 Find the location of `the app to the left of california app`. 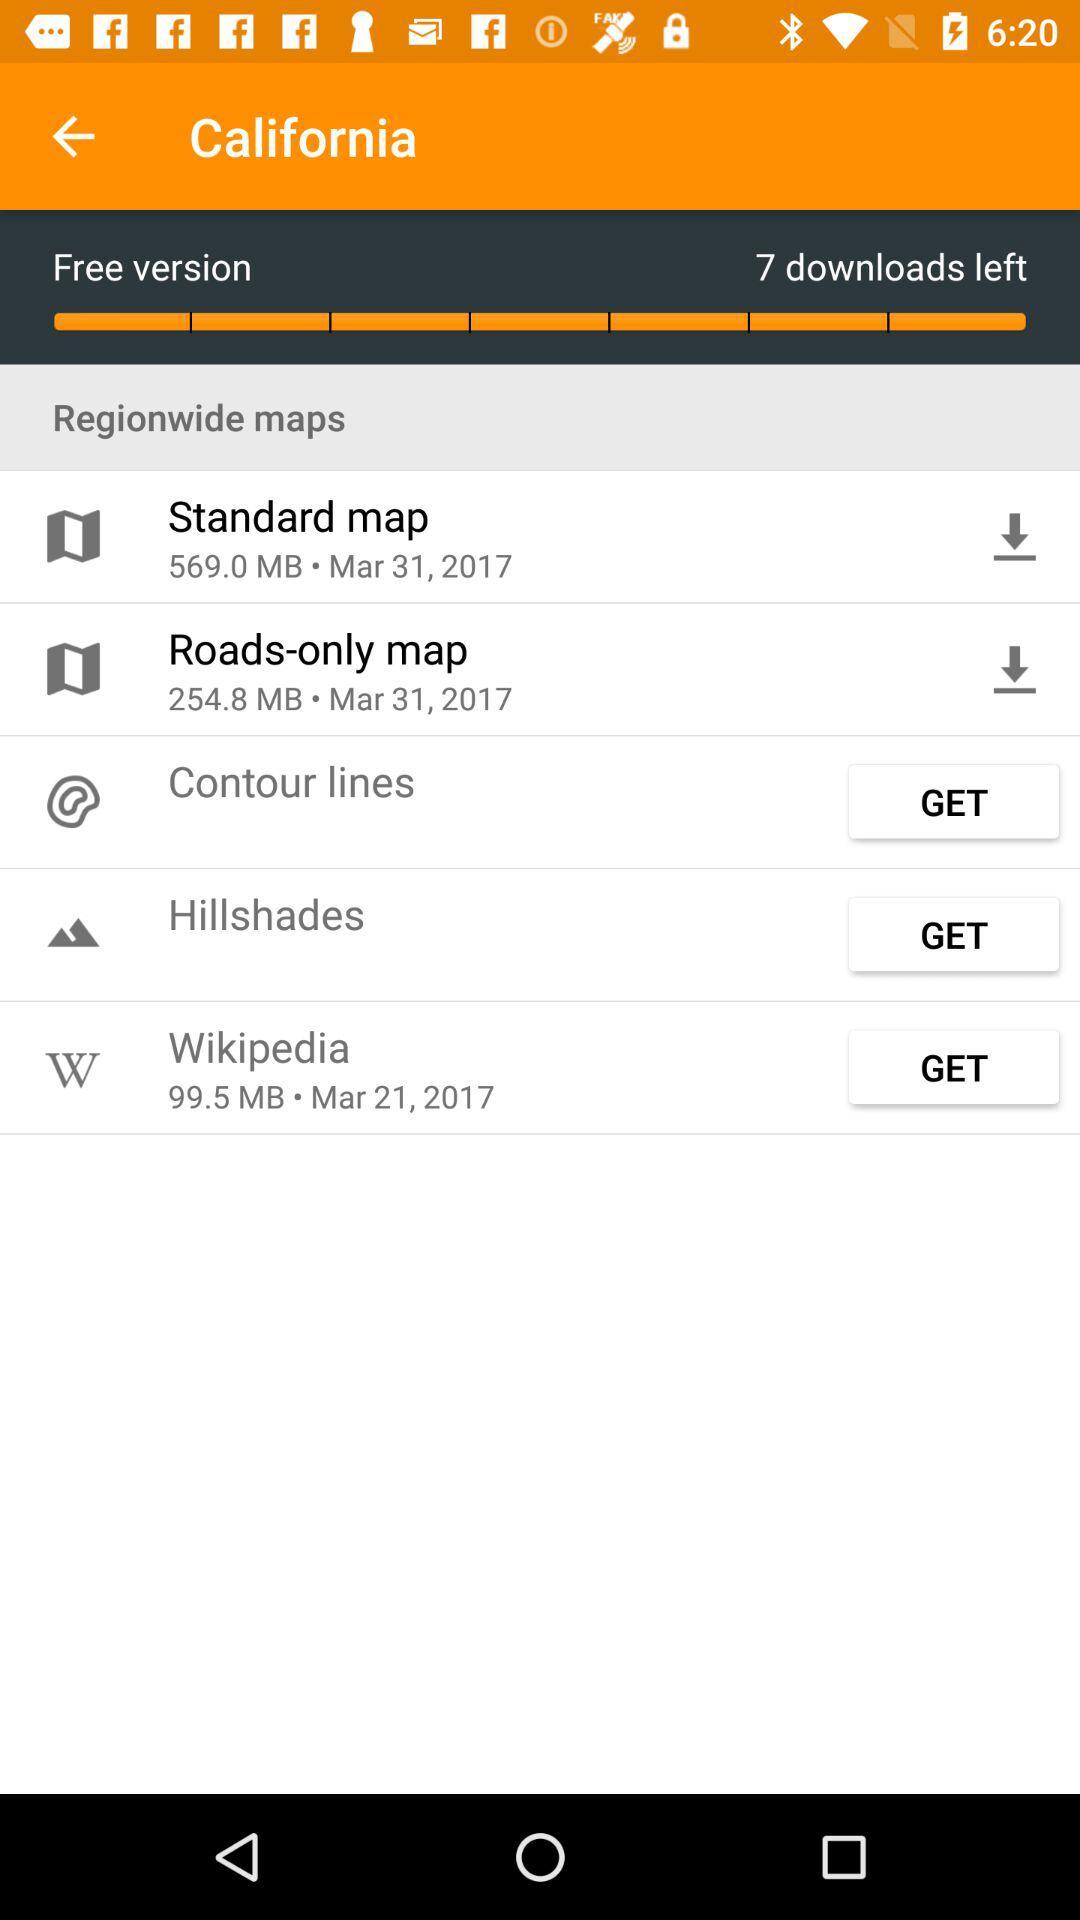

the app to the left of california app is located at coordinates (72, 135).